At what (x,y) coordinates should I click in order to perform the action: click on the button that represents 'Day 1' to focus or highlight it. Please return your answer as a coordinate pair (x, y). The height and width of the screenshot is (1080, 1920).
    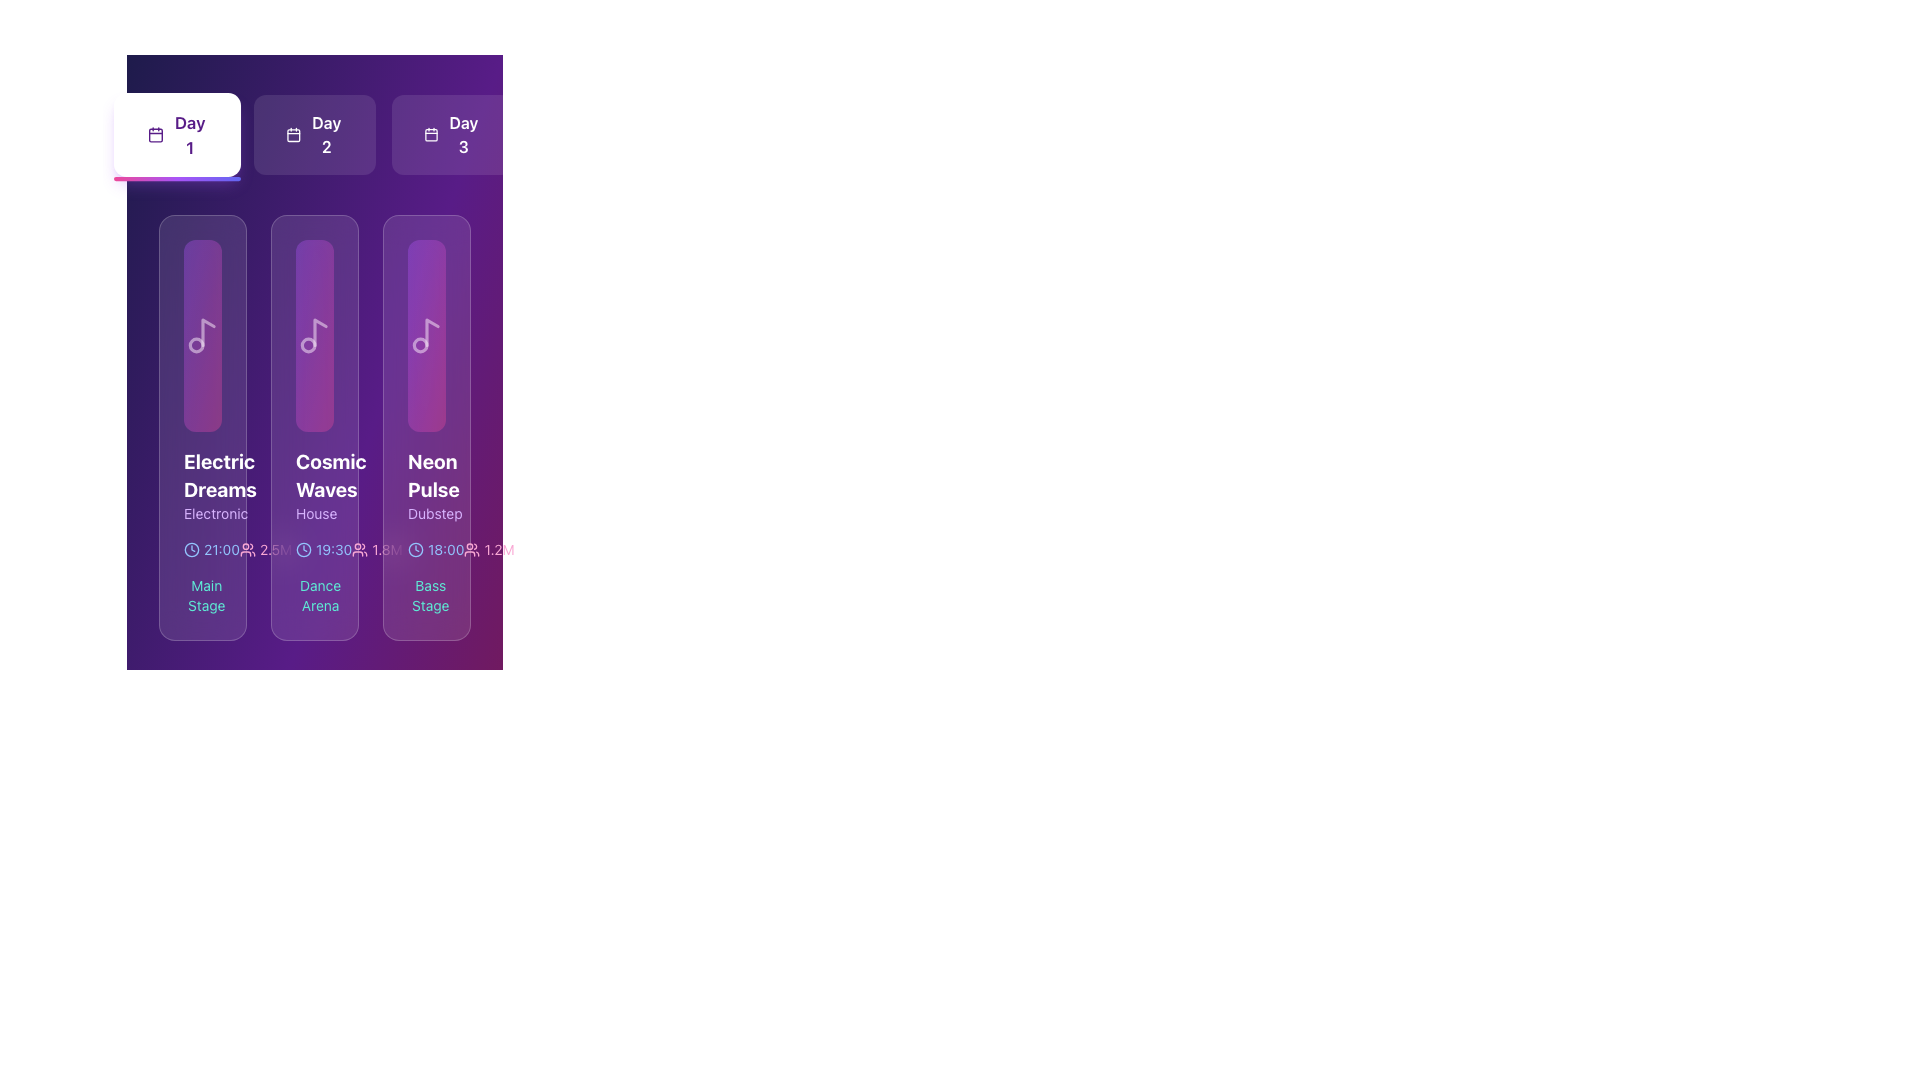
    Looking at the image, I should click on (177, 135).